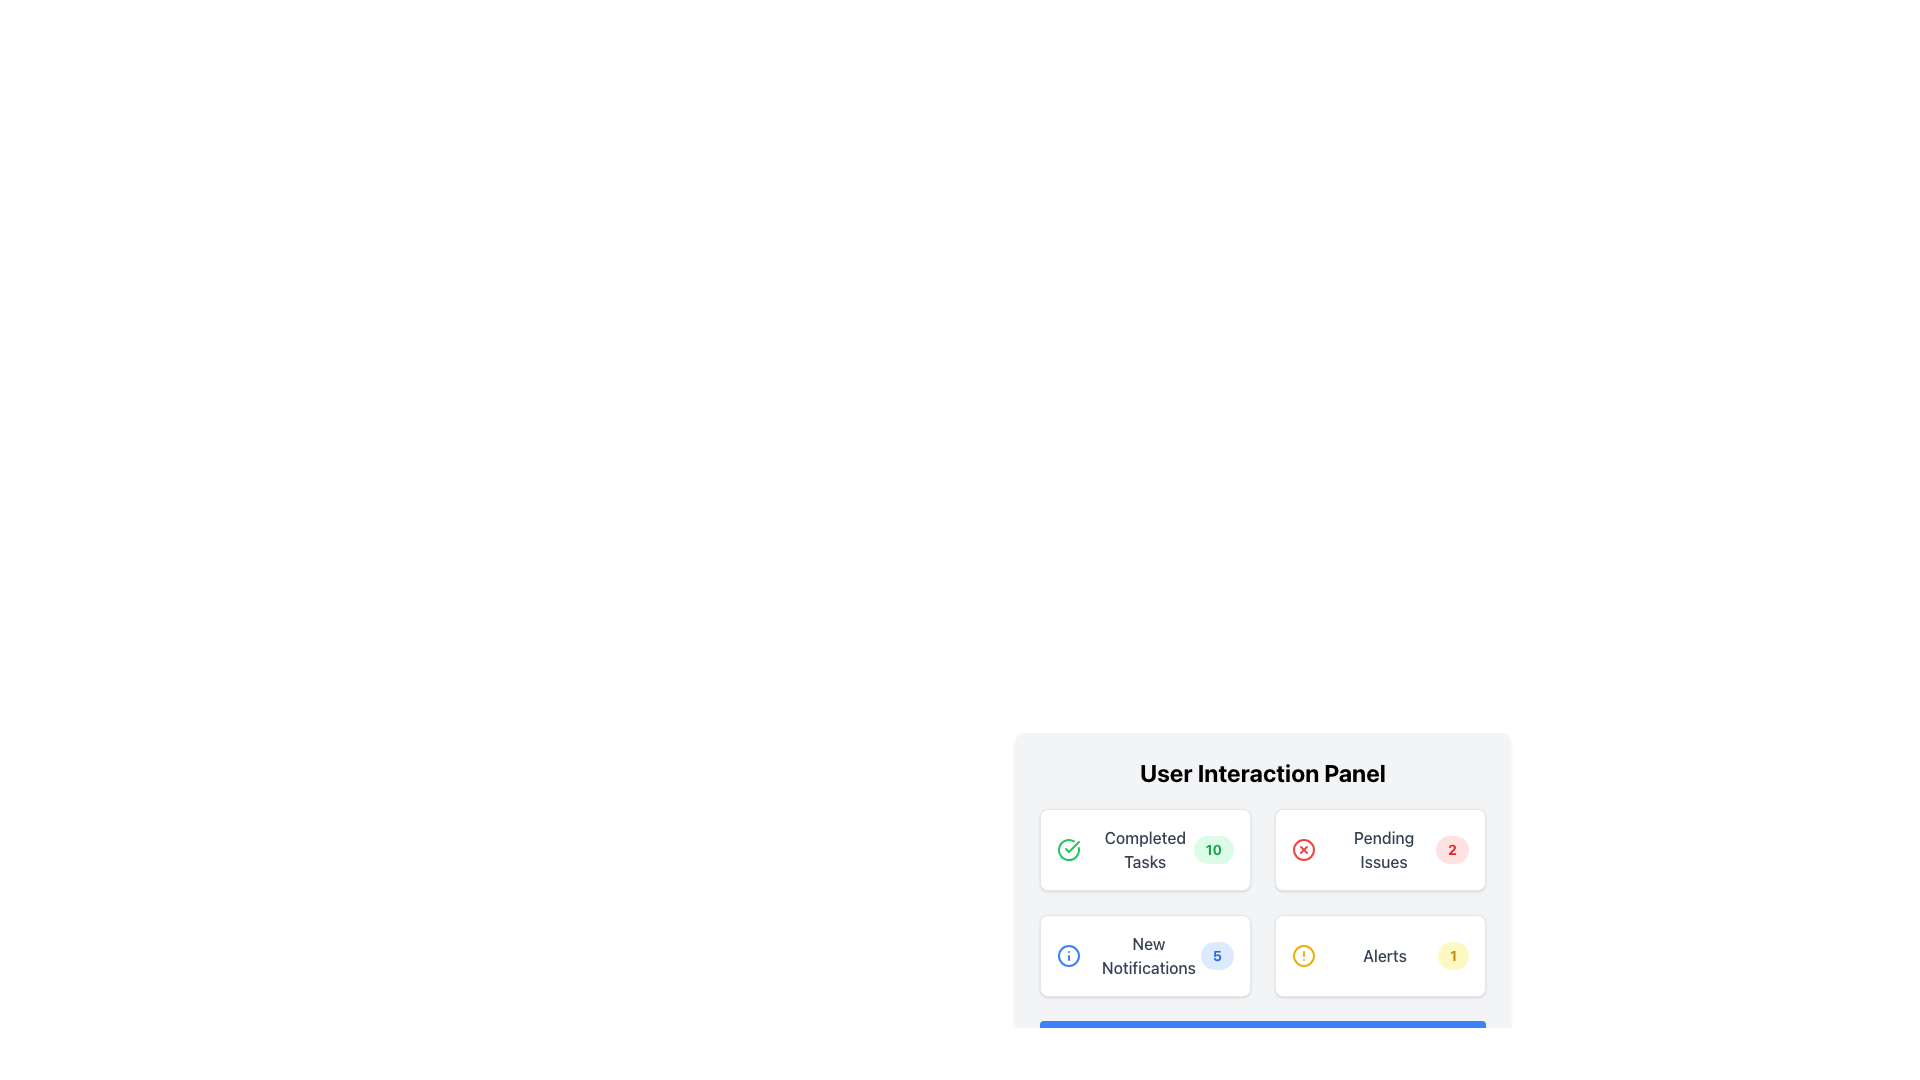 This screenshot has width=1920, height=1080. Describe the element at coordinates (1383, 955) in the screenshot. I see `the 'Alerts' text label located in the bottom-right card of the grid layout, which indicates the purpose of the surrounding group` at that location.